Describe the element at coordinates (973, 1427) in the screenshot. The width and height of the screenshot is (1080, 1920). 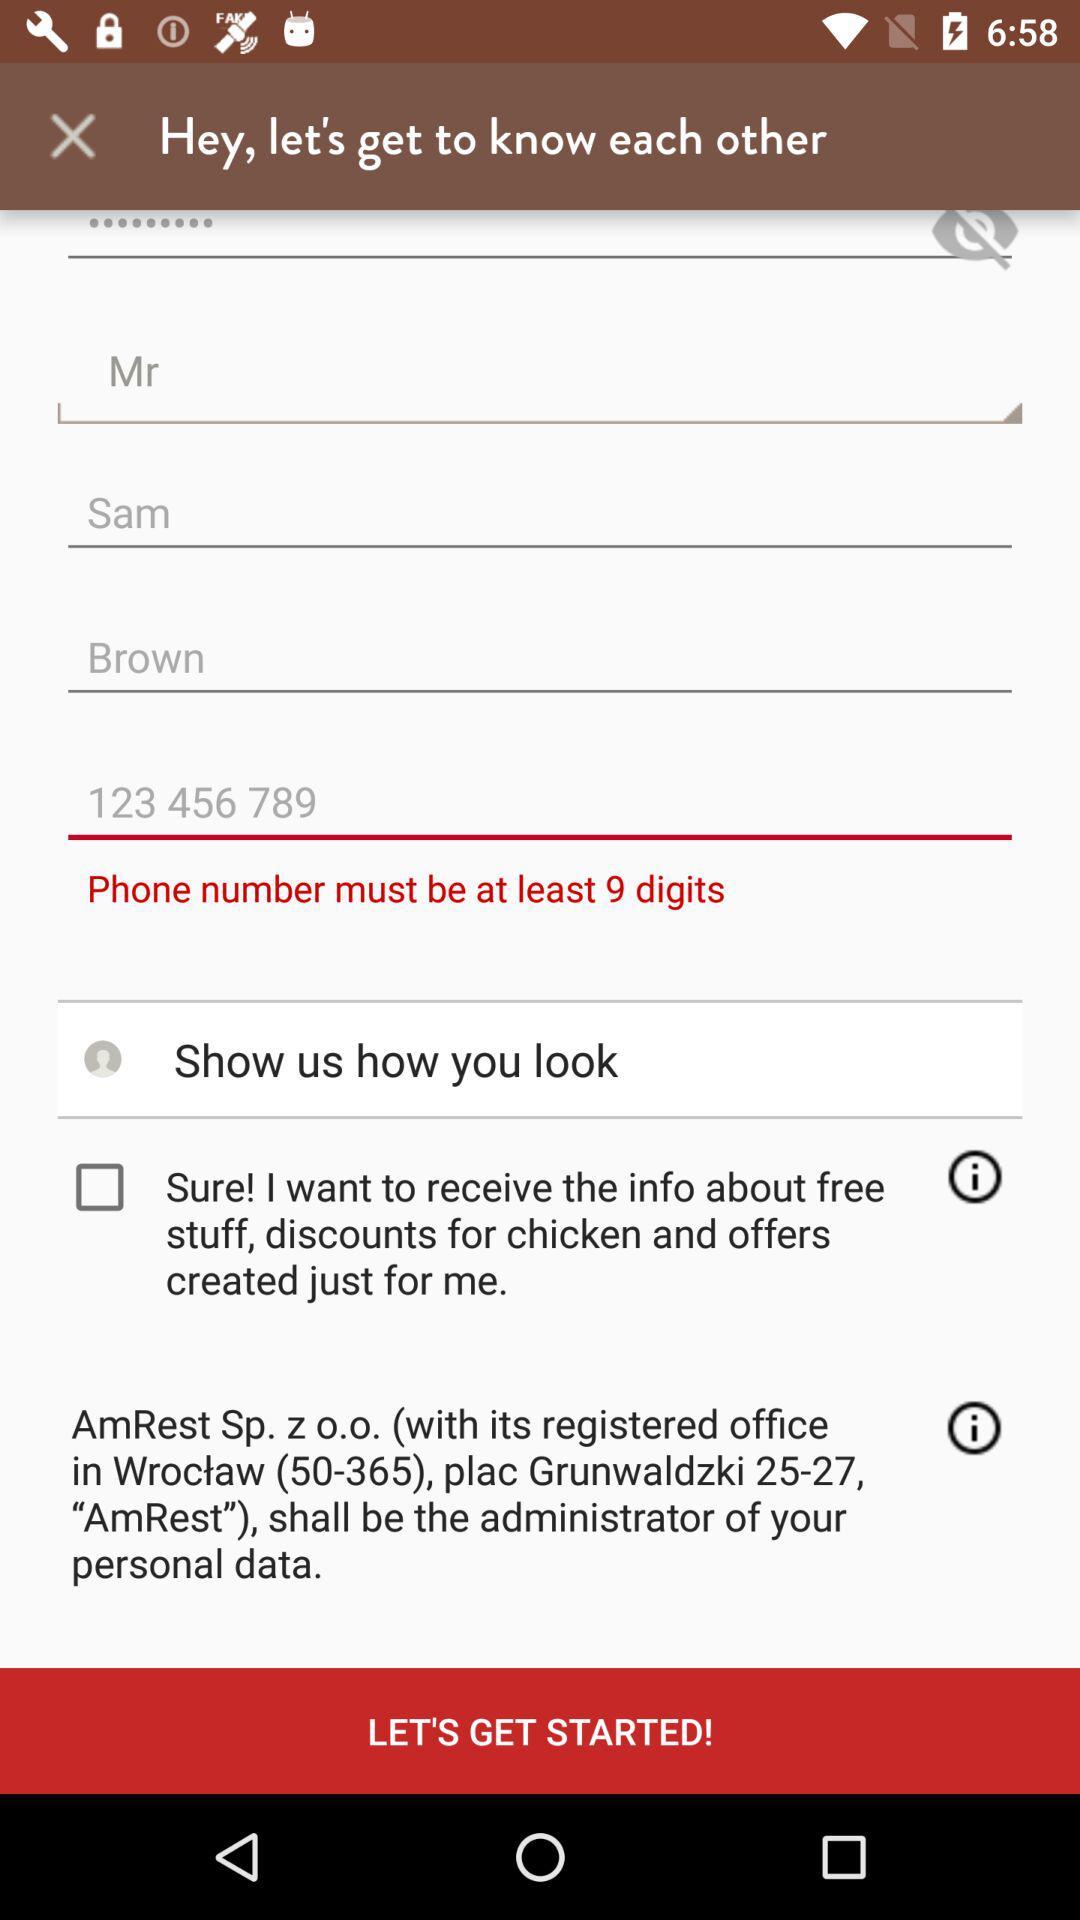
I see `the item at the bottom right corner` at that location.